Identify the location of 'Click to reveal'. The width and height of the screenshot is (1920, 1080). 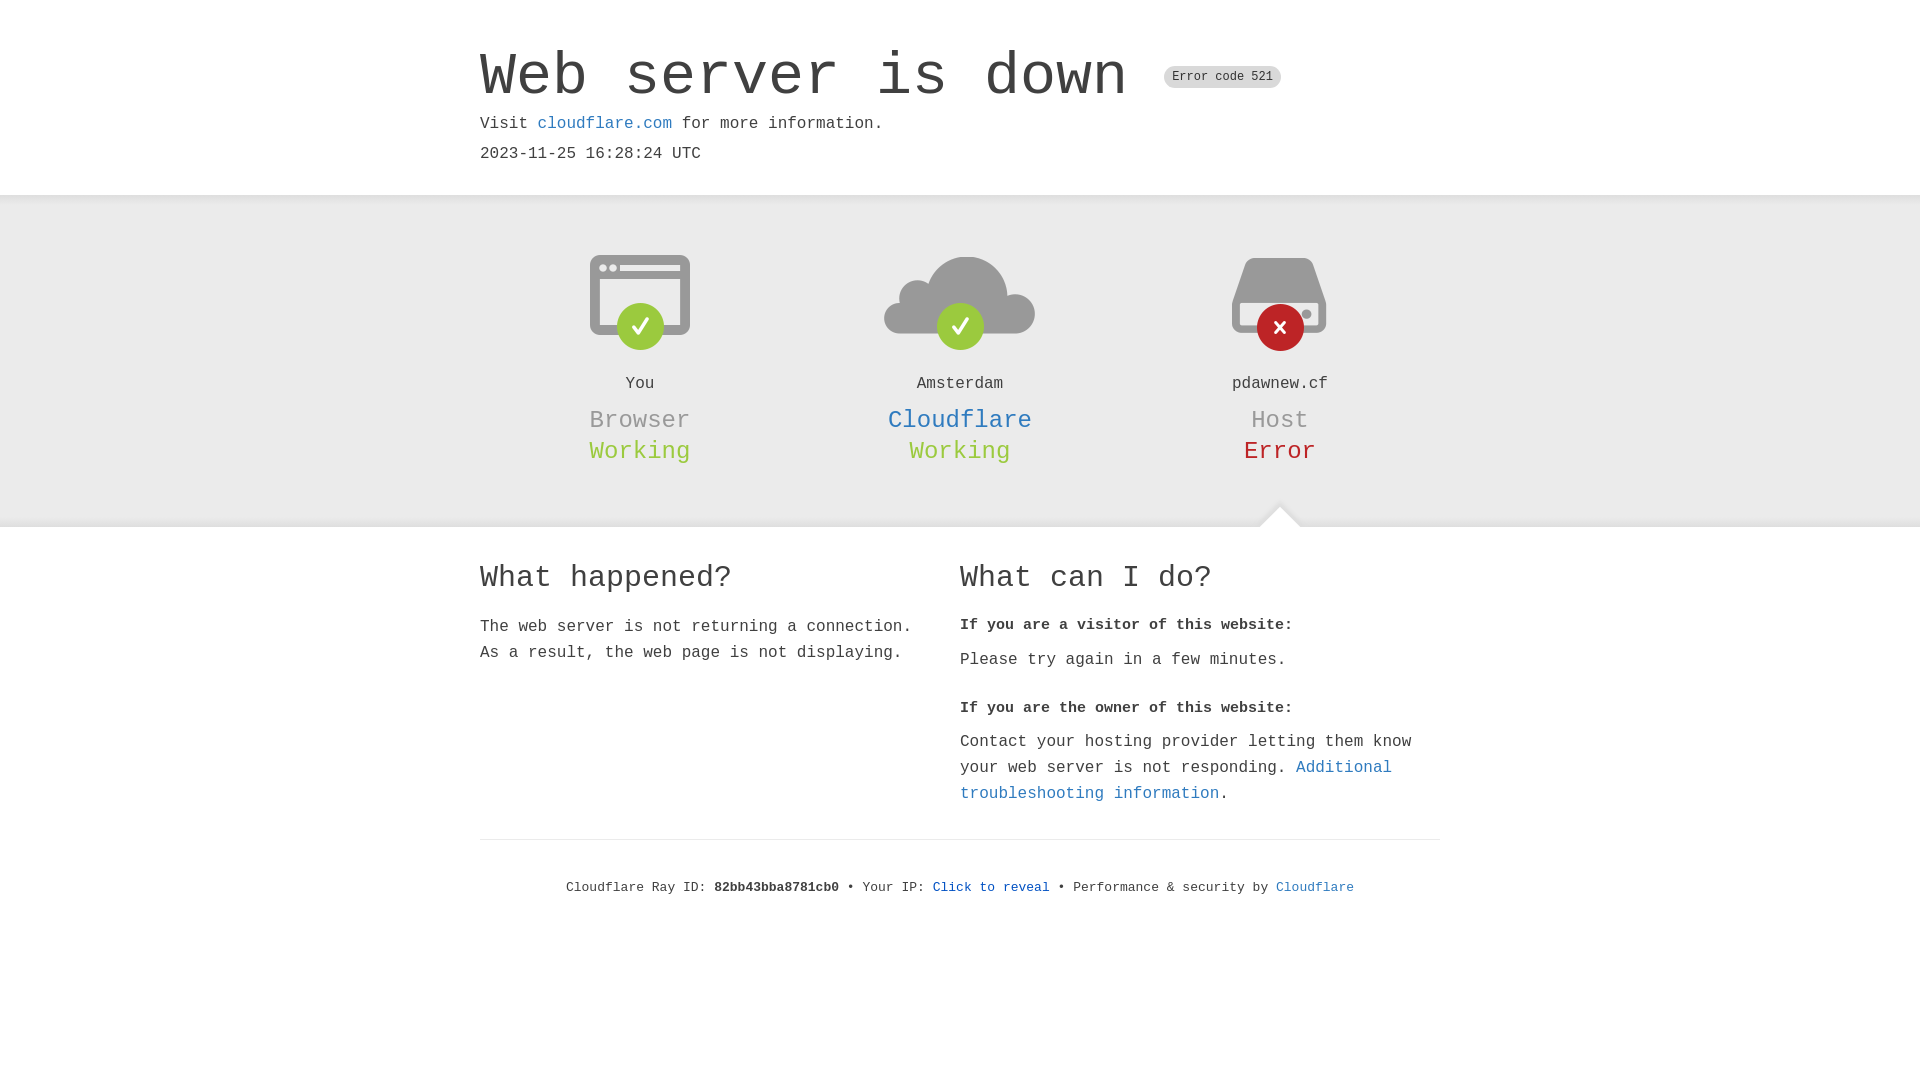
(991, 886).